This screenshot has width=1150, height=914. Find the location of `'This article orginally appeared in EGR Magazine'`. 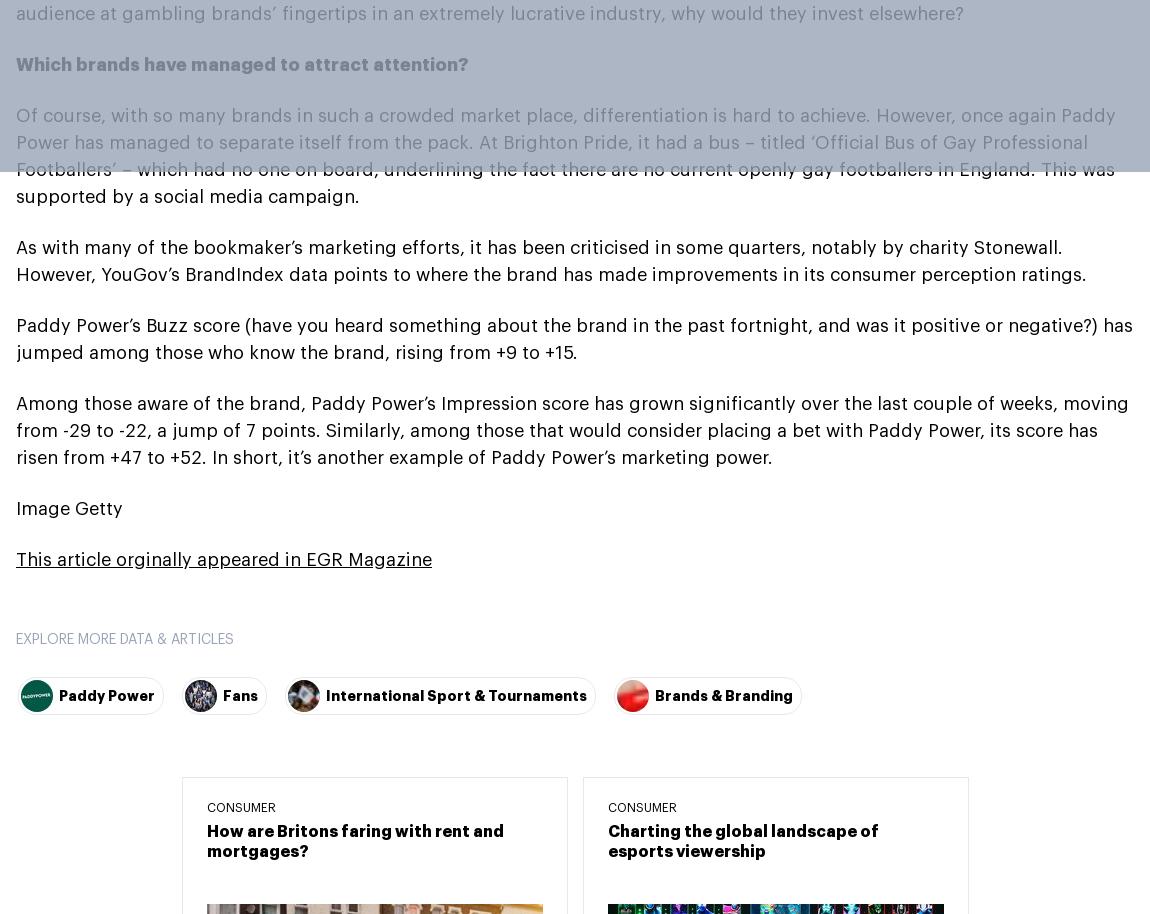

'This article orginally appeared in EGR Magazine' is located at coordinates (223, 559).